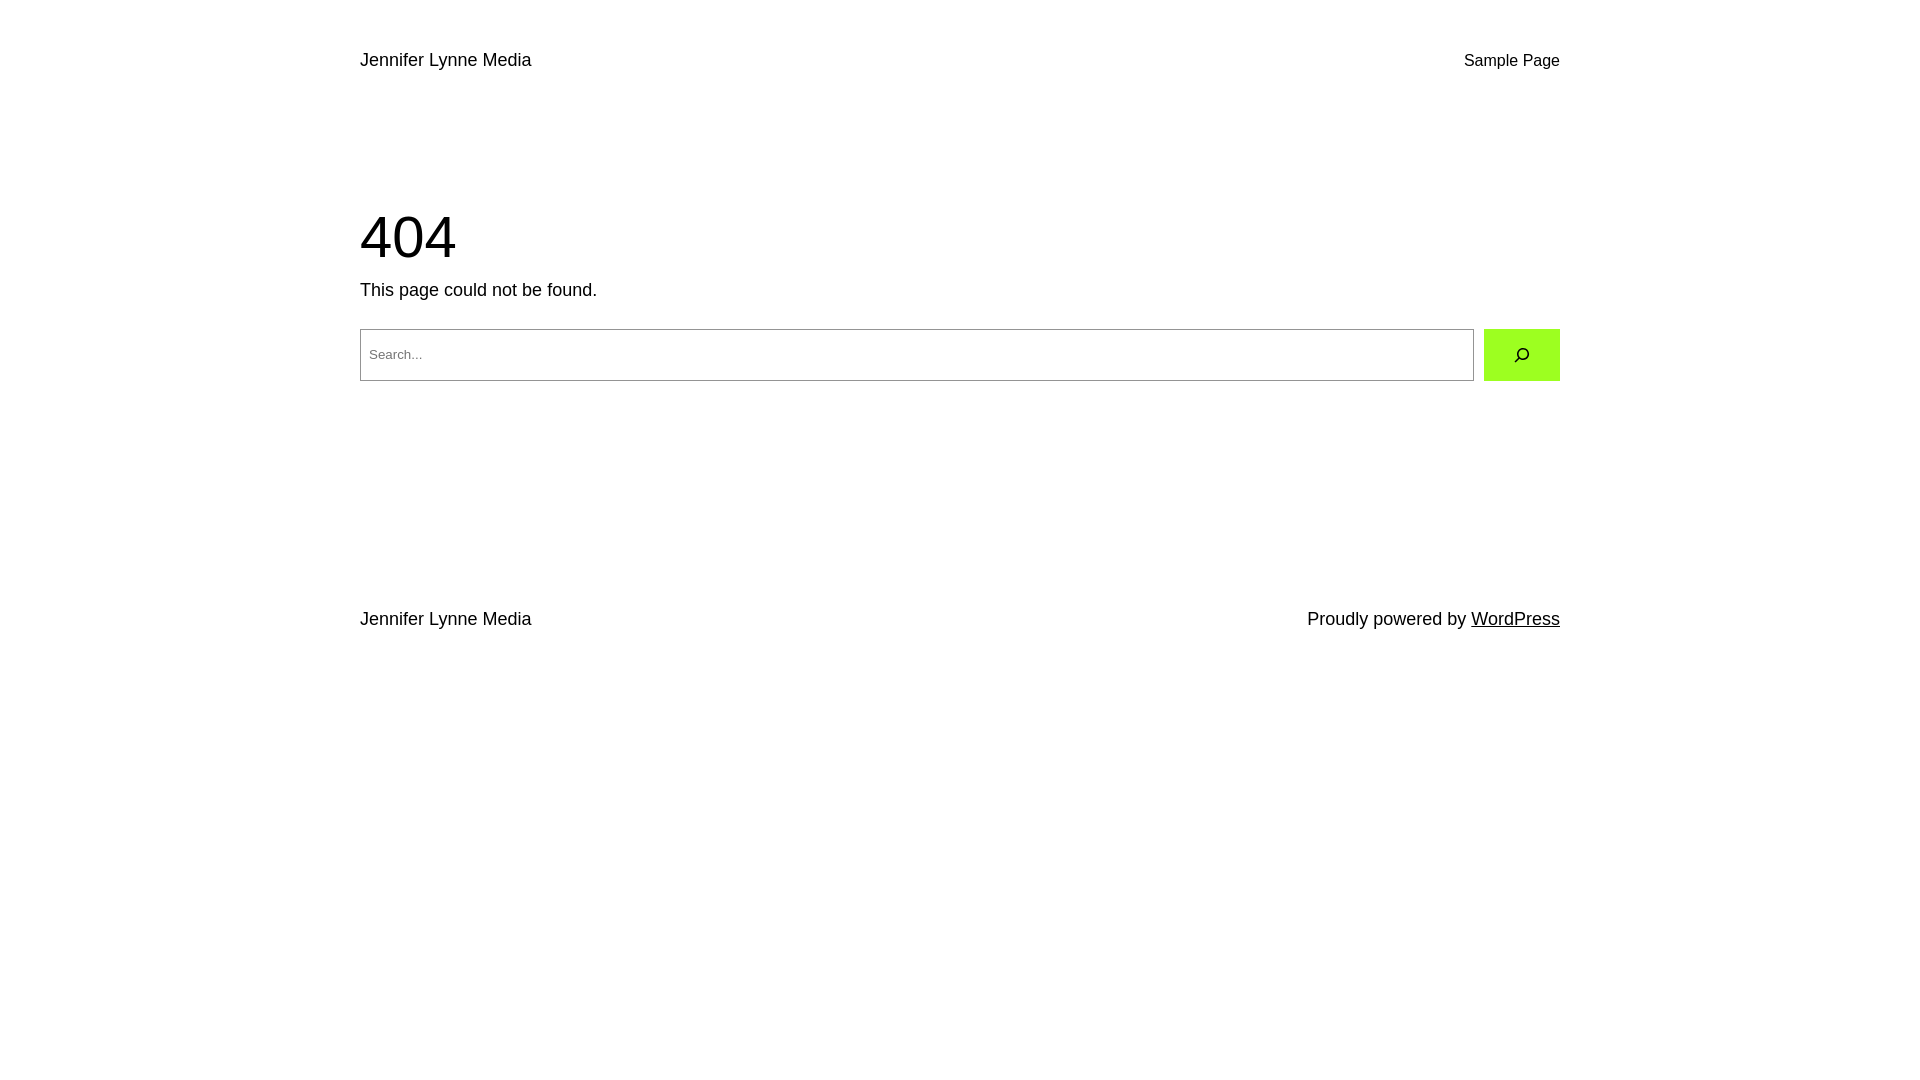 This screenshot has height=1080, width=1920. Describe the element at coordinates (1464, 60) in the screenshot. I see `'Sample Page'` at that location.